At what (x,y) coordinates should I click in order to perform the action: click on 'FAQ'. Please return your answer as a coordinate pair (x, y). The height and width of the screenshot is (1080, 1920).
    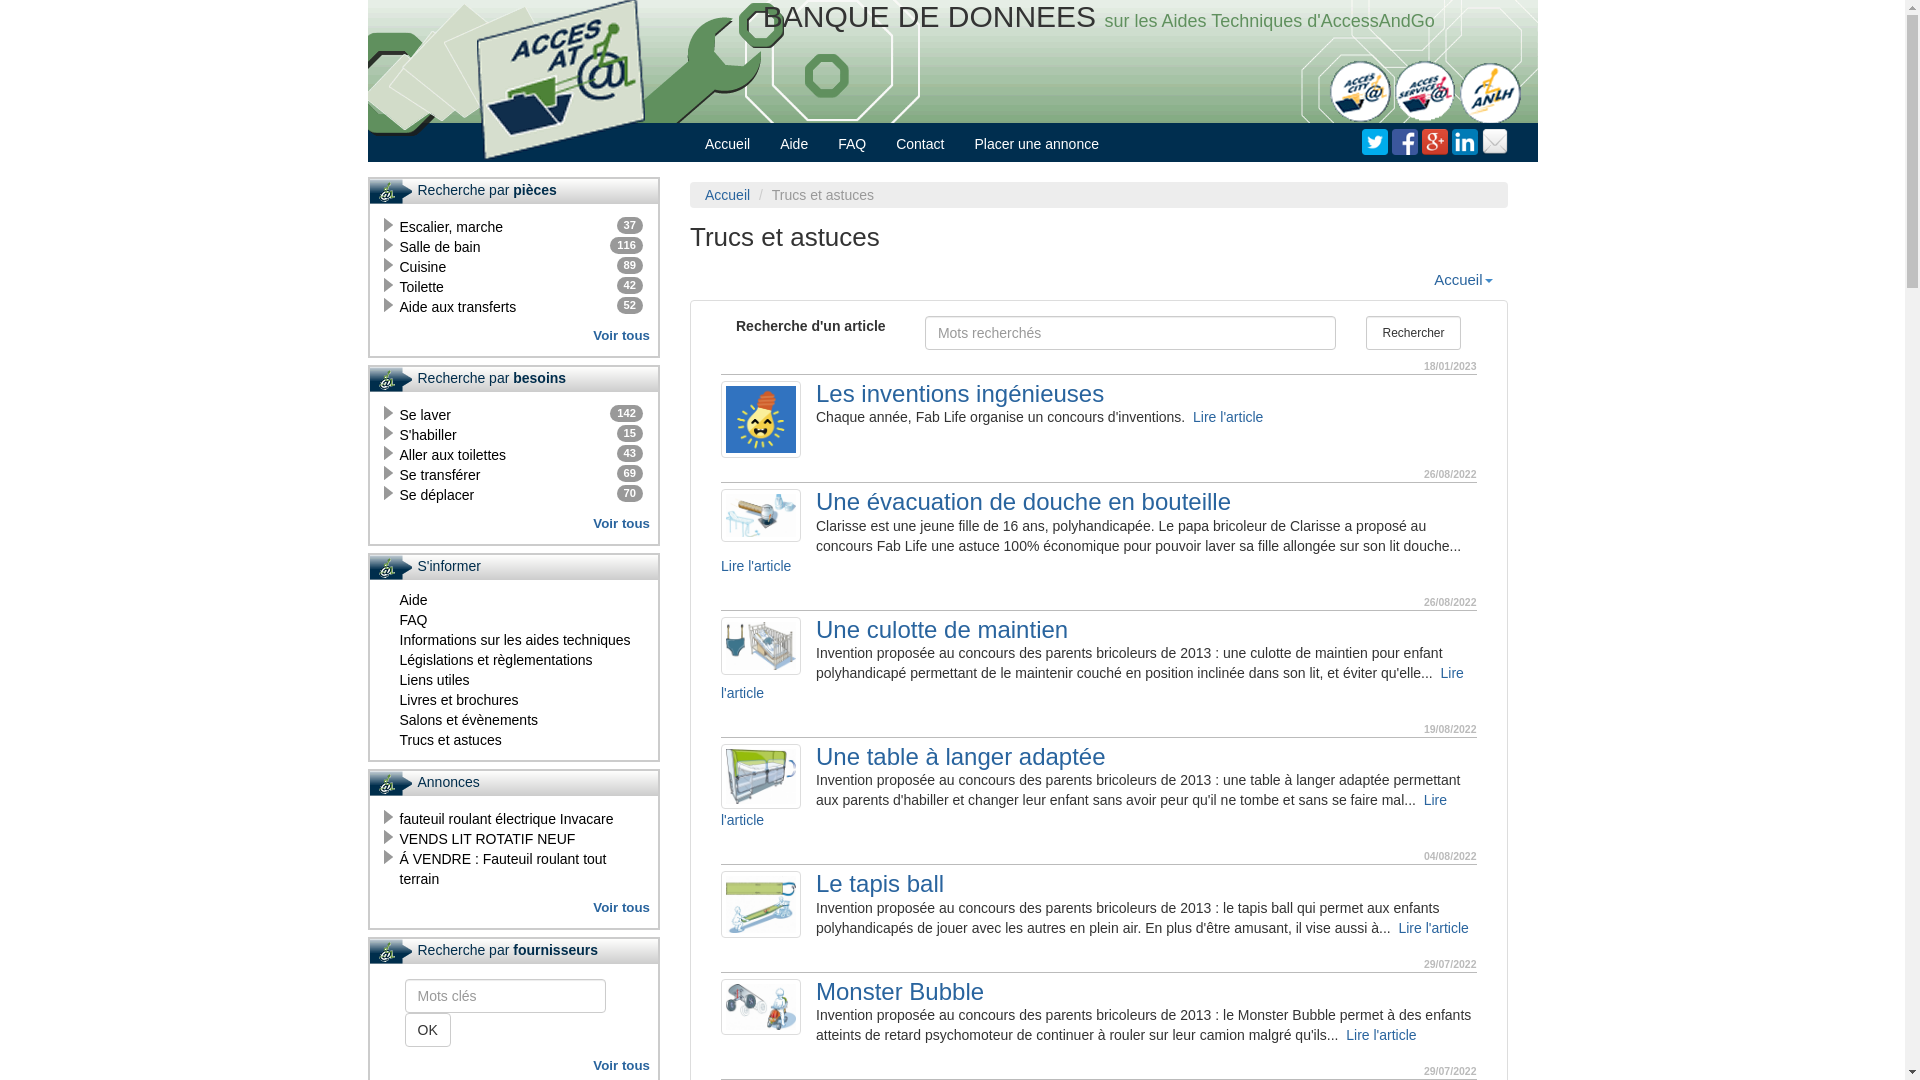
    Looking at the image, I should click on (851, 142).